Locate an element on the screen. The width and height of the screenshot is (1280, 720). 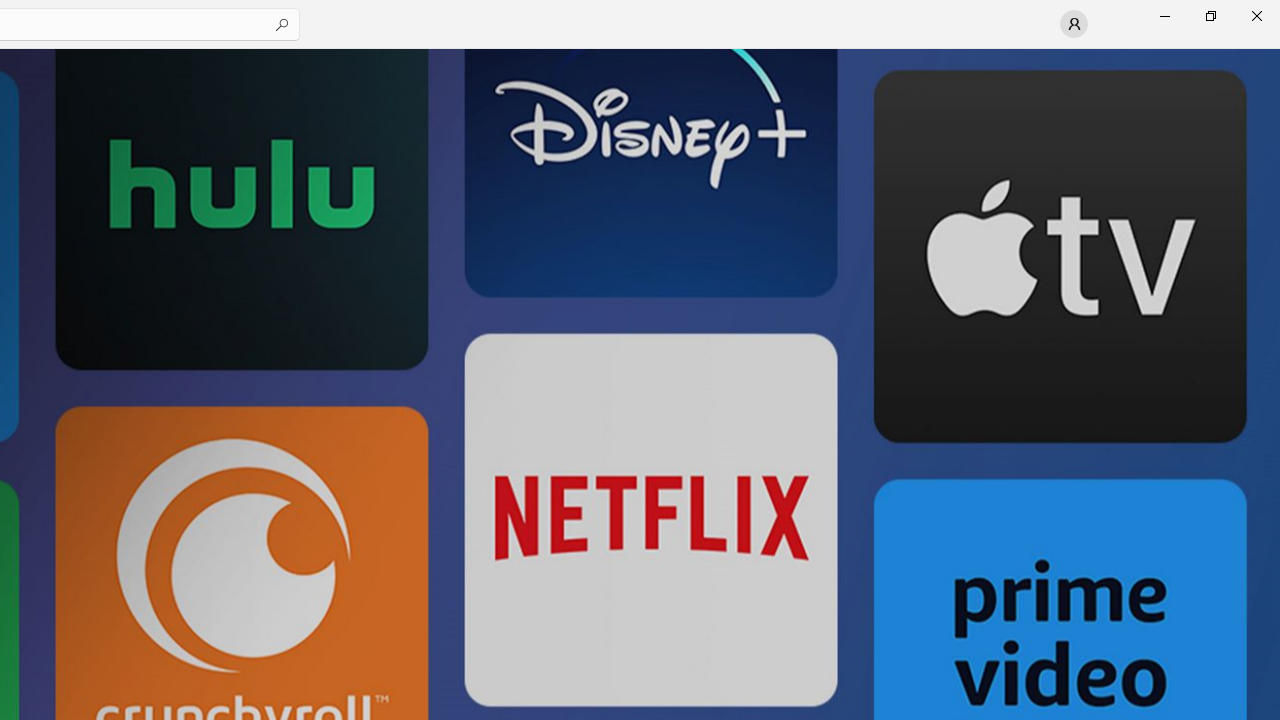
'Close Microsoft Store' is located at coordinates (1255, 15).